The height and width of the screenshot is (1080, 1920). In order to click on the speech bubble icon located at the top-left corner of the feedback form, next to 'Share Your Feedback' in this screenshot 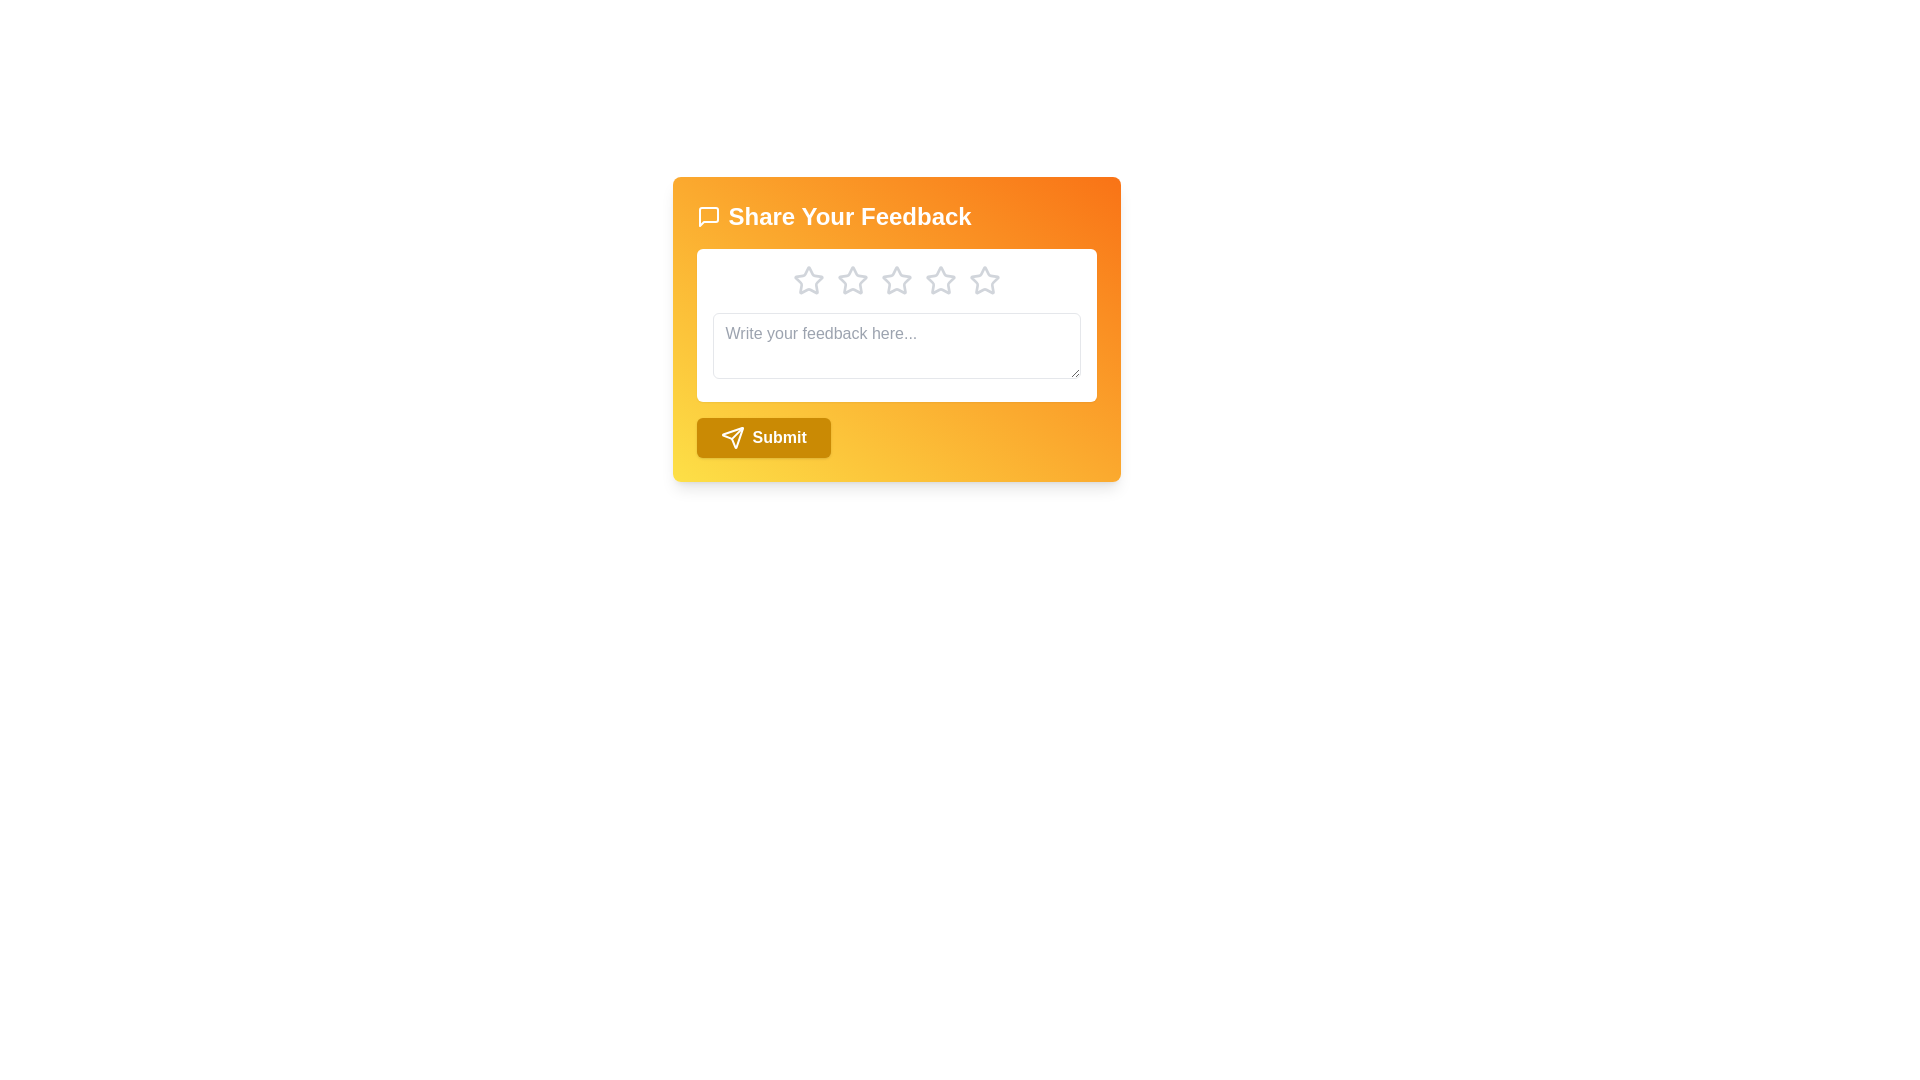, I will do `click(708, 216)`.